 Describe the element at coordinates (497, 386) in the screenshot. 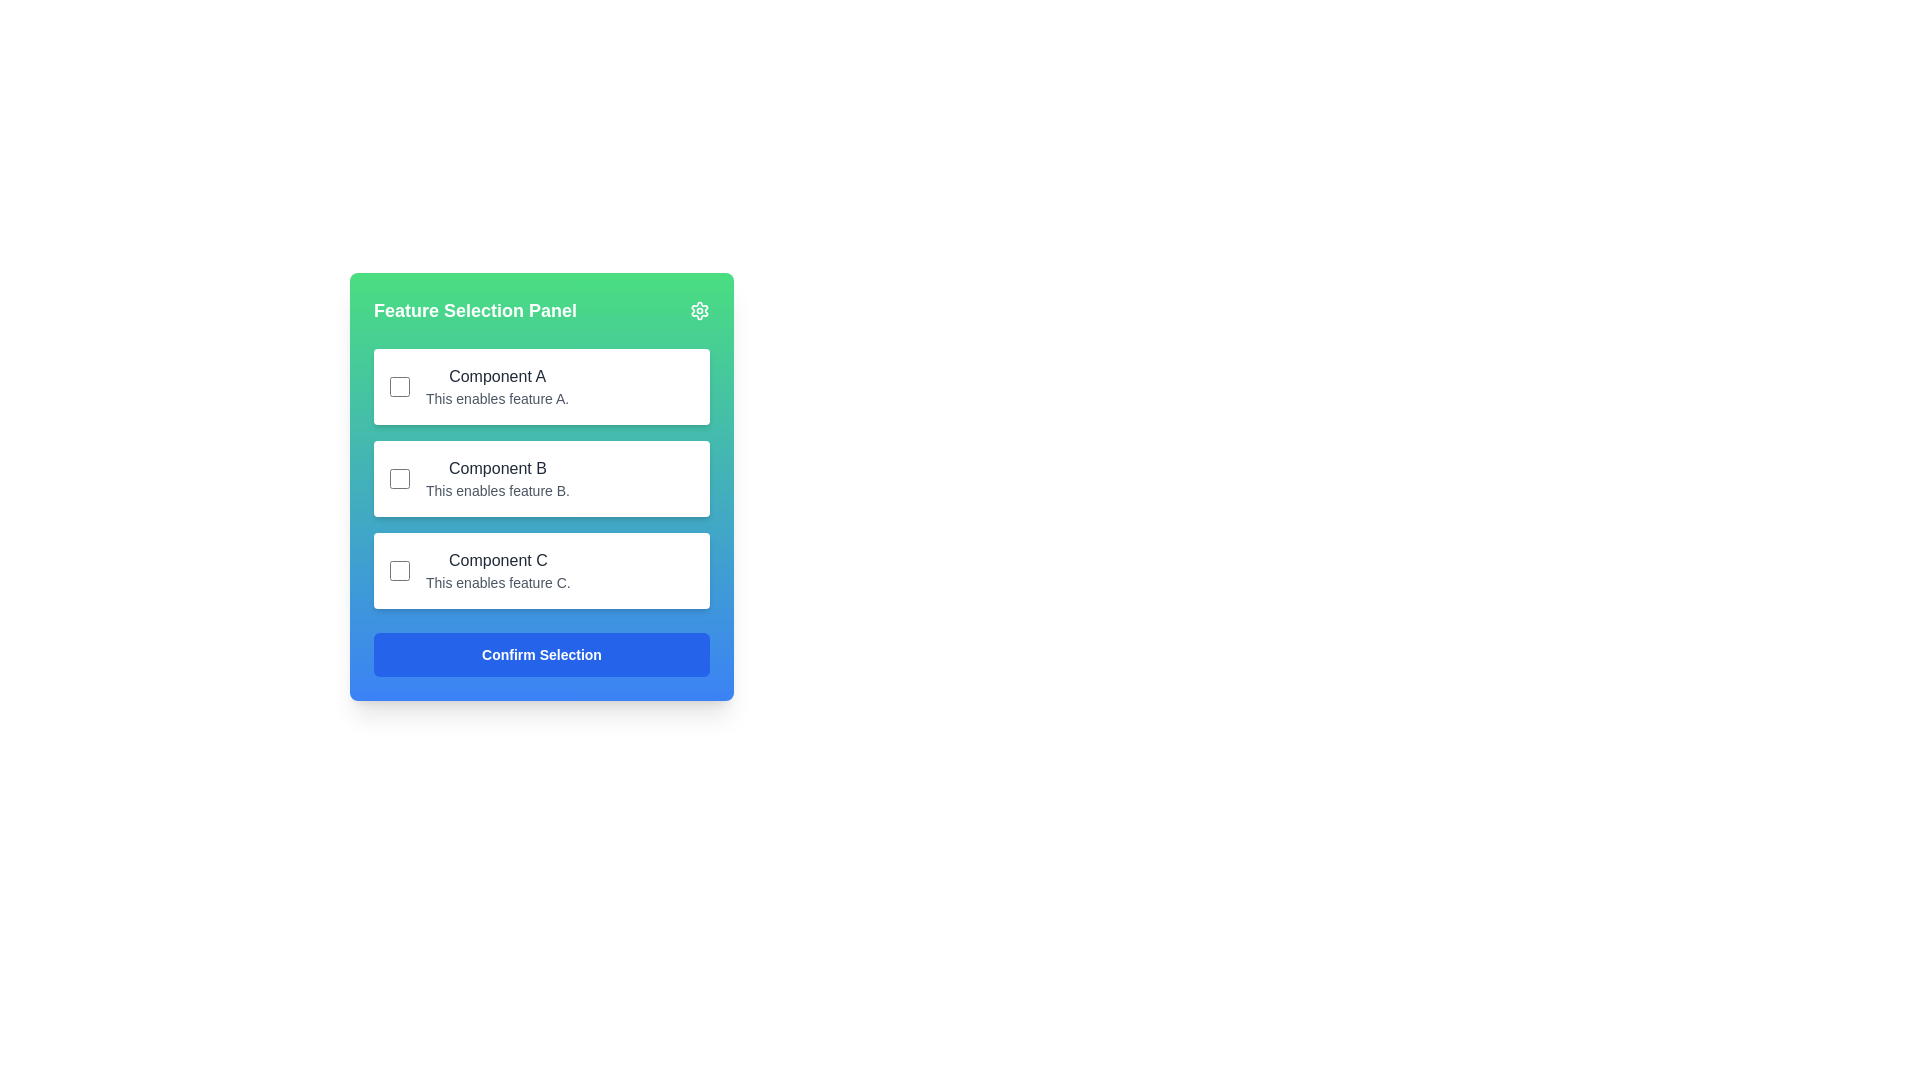

I see `the text label that describes the feature associated with the checkbox in the first feature block of the 'Feature Selection Panel'` at that location.